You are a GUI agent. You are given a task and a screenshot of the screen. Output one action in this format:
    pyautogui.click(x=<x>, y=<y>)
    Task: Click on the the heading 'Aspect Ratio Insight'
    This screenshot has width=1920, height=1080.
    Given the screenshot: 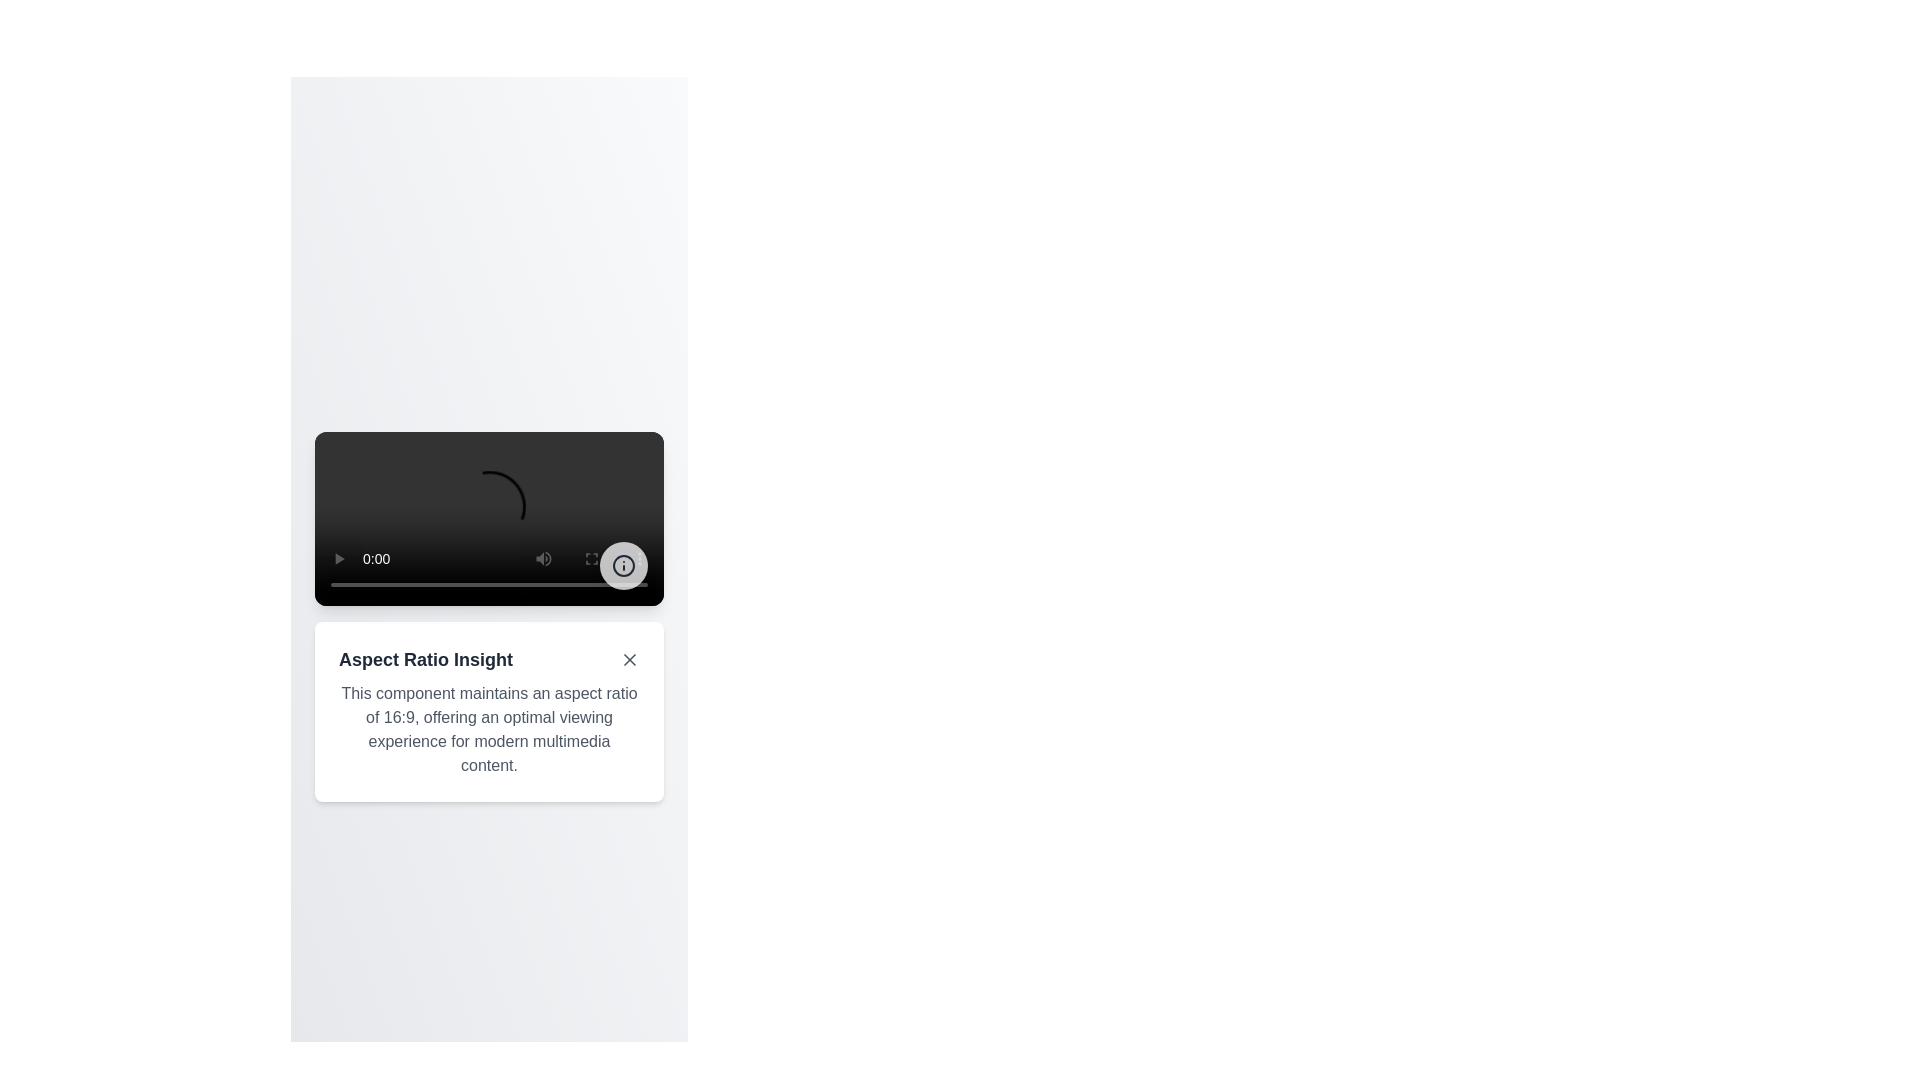 What is the action you would take?
    pyautogui.click(x=489, y=660)
    